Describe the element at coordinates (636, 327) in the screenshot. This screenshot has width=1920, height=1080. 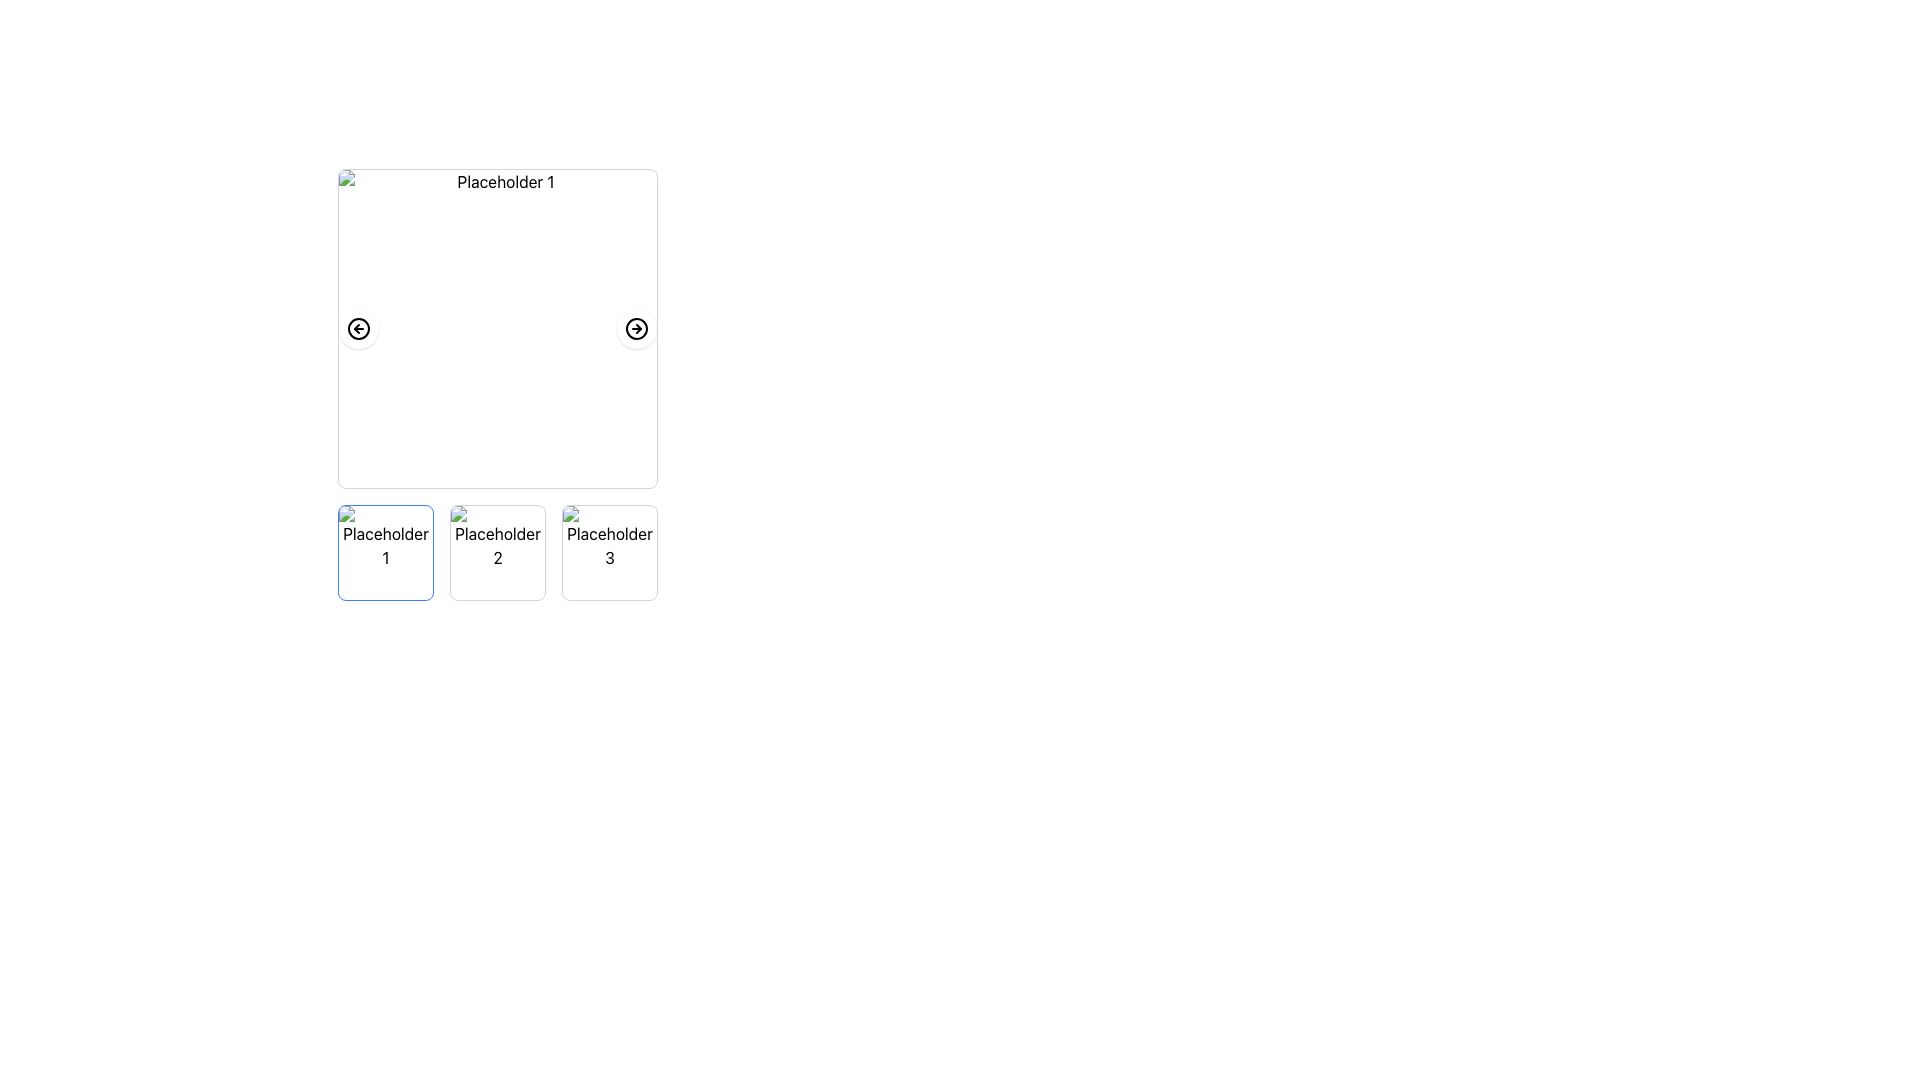
I see `the circular navigation button with a right-pointing arrow` at that location.